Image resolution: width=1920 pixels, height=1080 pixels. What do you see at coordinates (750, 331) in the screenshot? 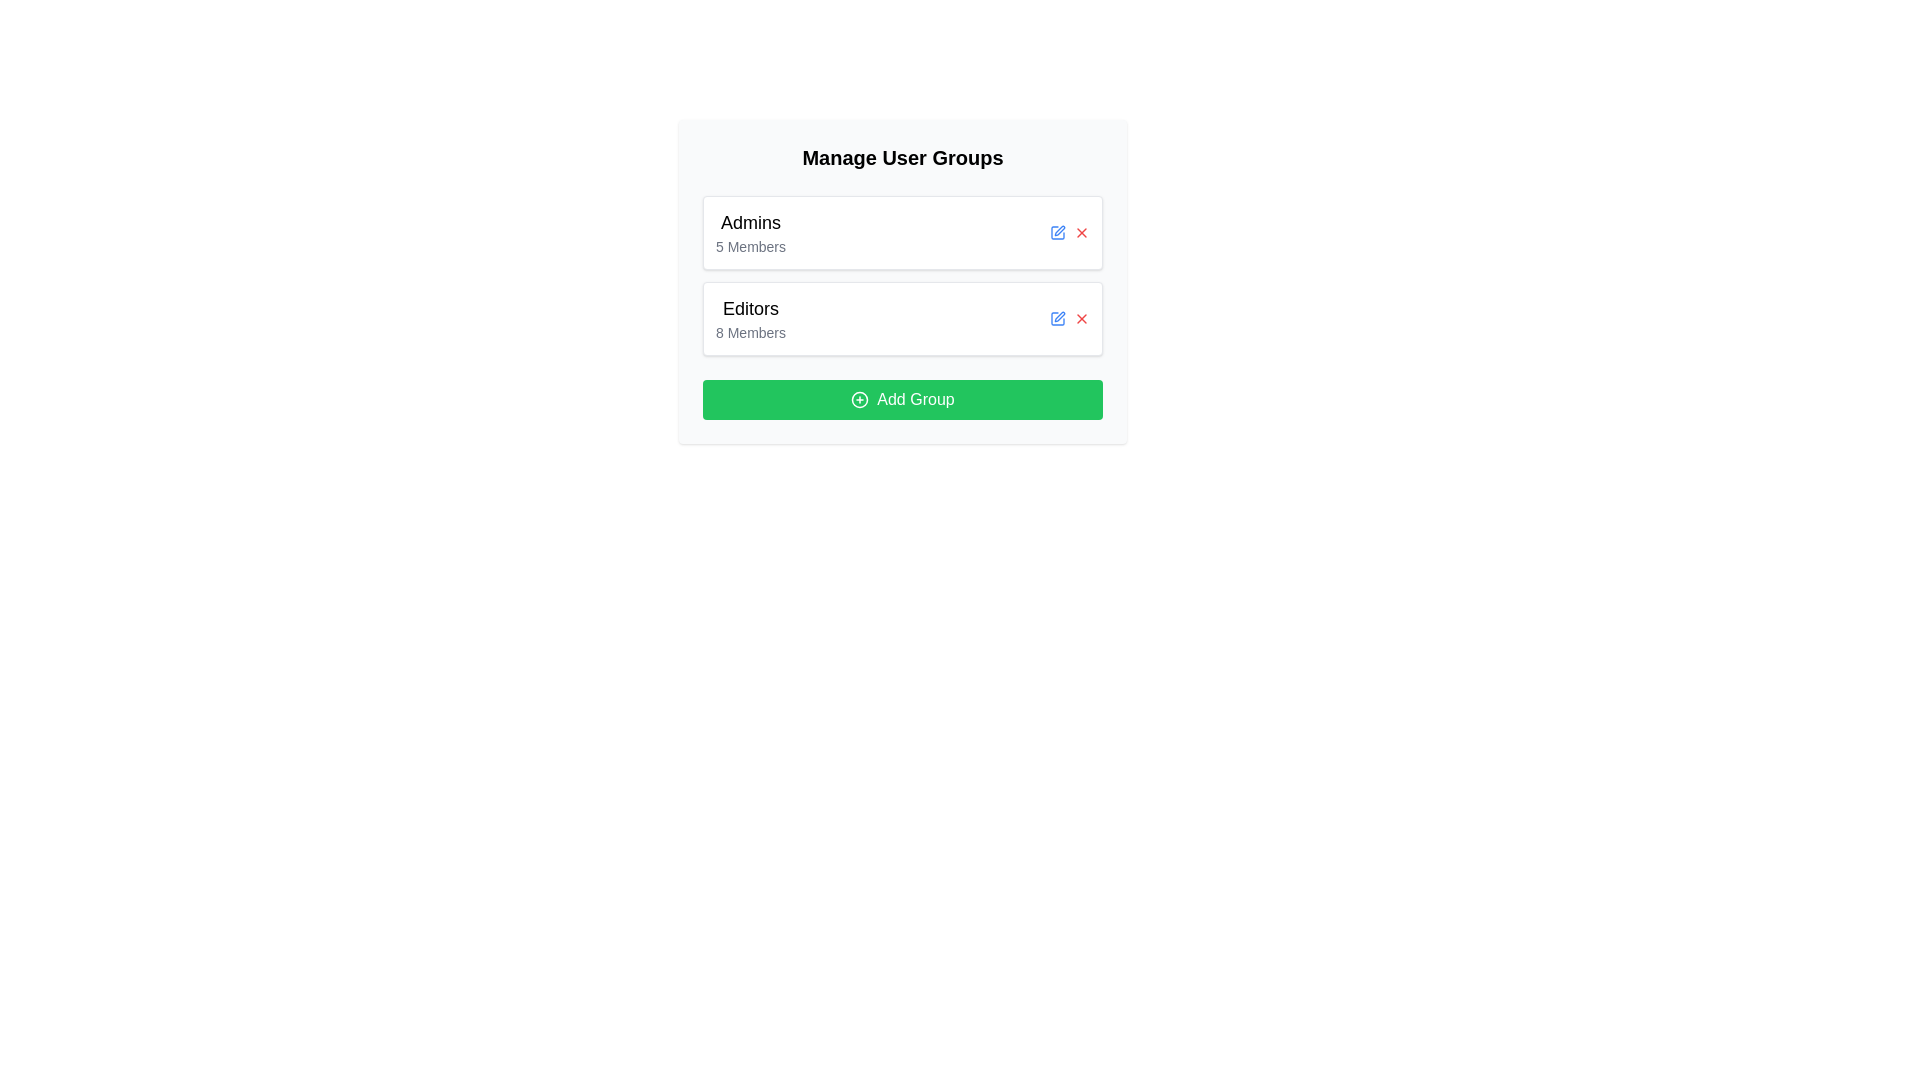
I see `the static text label indicating the number of members in the group labeled 'Editors', which is located directly below the 'Editors' text` at bounding box center [750, 331].